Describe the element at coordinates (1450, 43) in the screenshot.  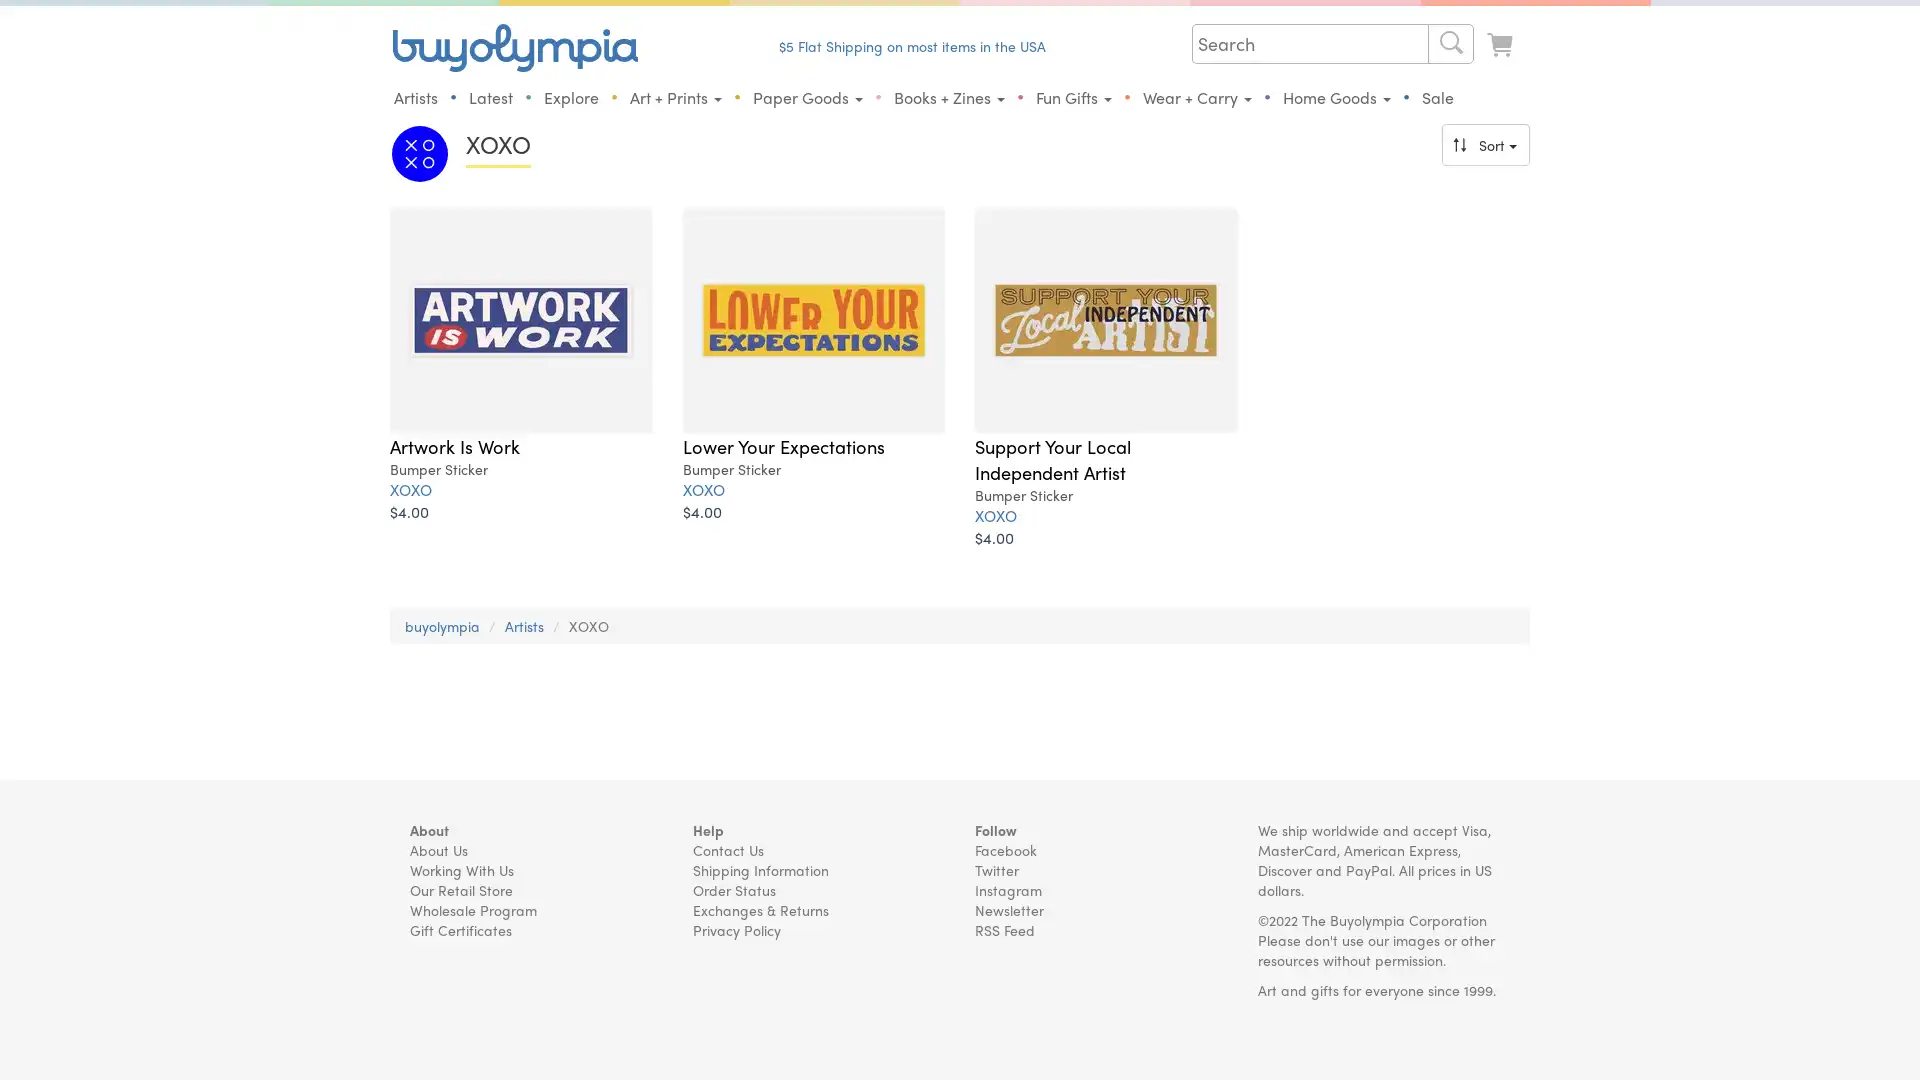
I see `Search` at that location.